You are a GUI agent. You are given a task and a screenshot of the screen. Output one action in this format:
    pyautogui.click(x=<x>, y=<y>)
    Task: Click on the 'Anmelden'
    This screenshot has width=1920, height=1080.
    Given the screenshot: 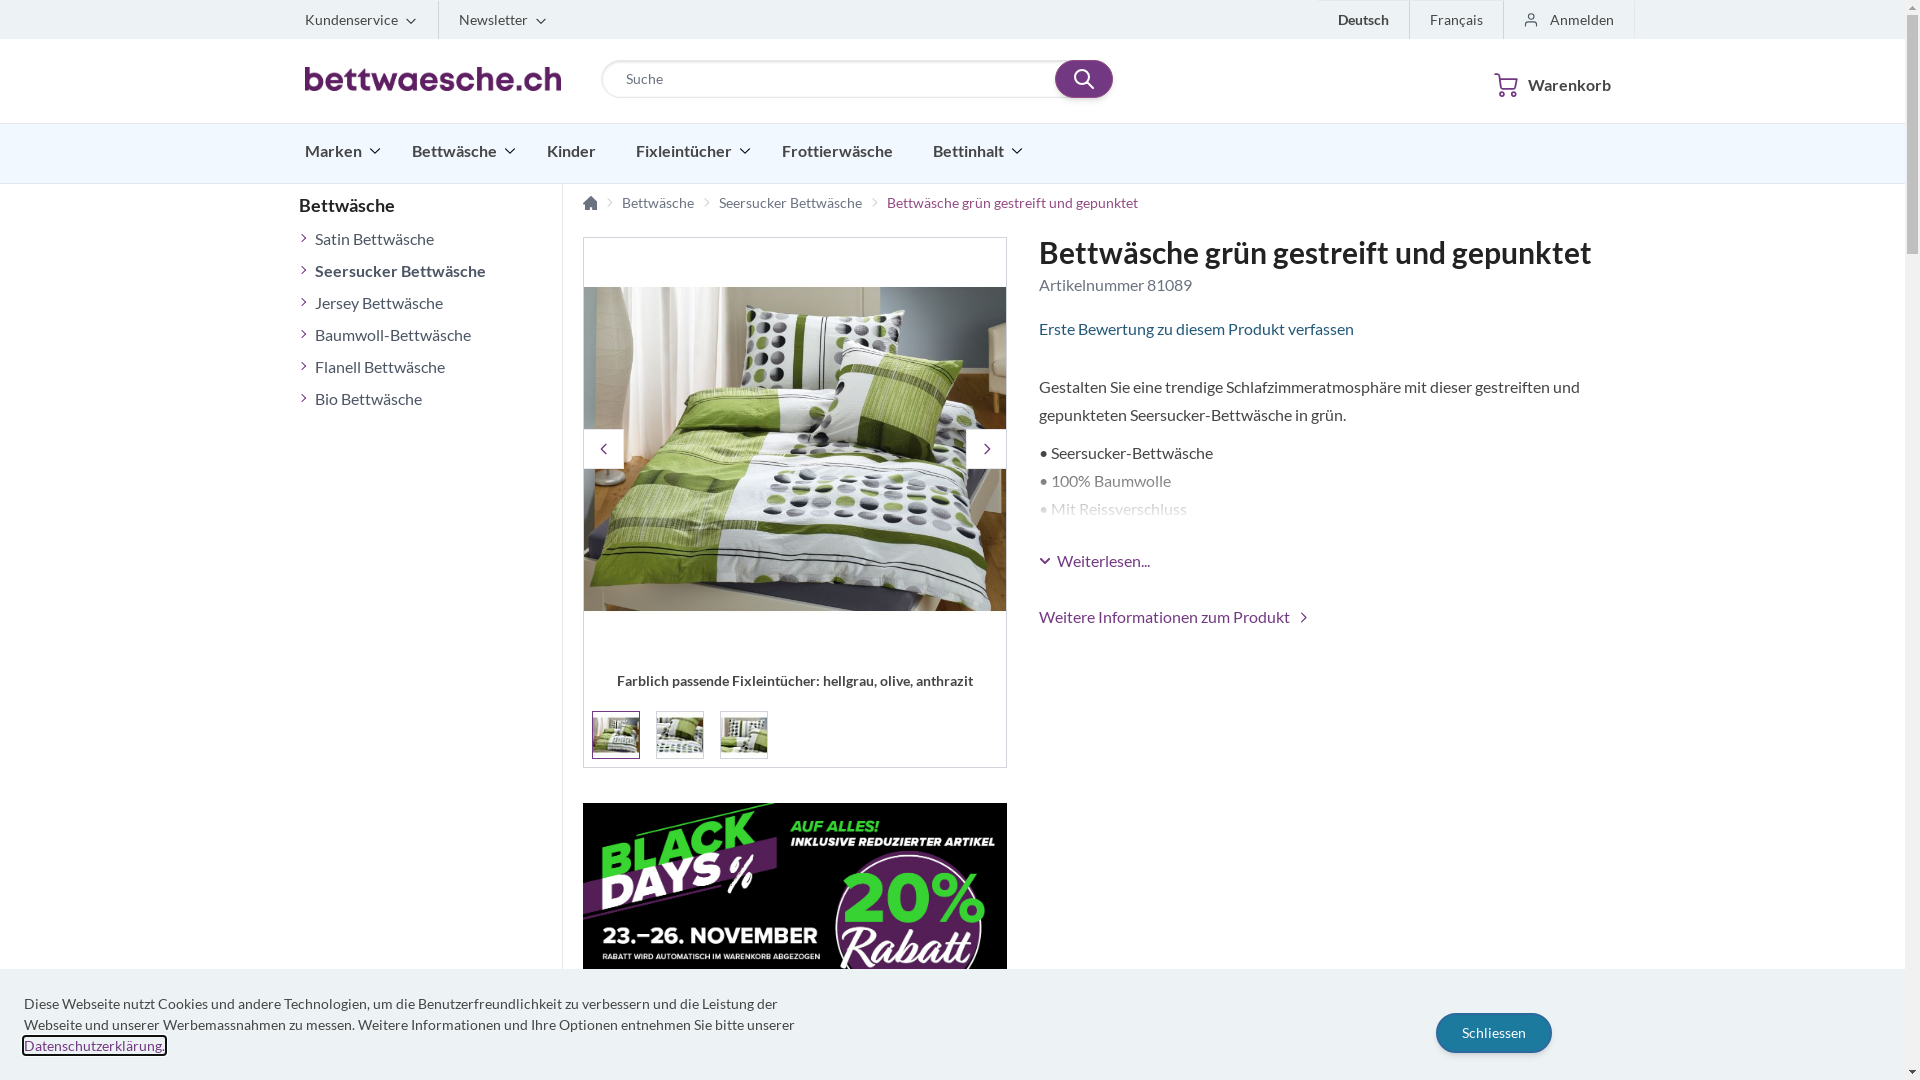 What is the action you would take?
    pyautogui.click(x=1568, y=19)
    